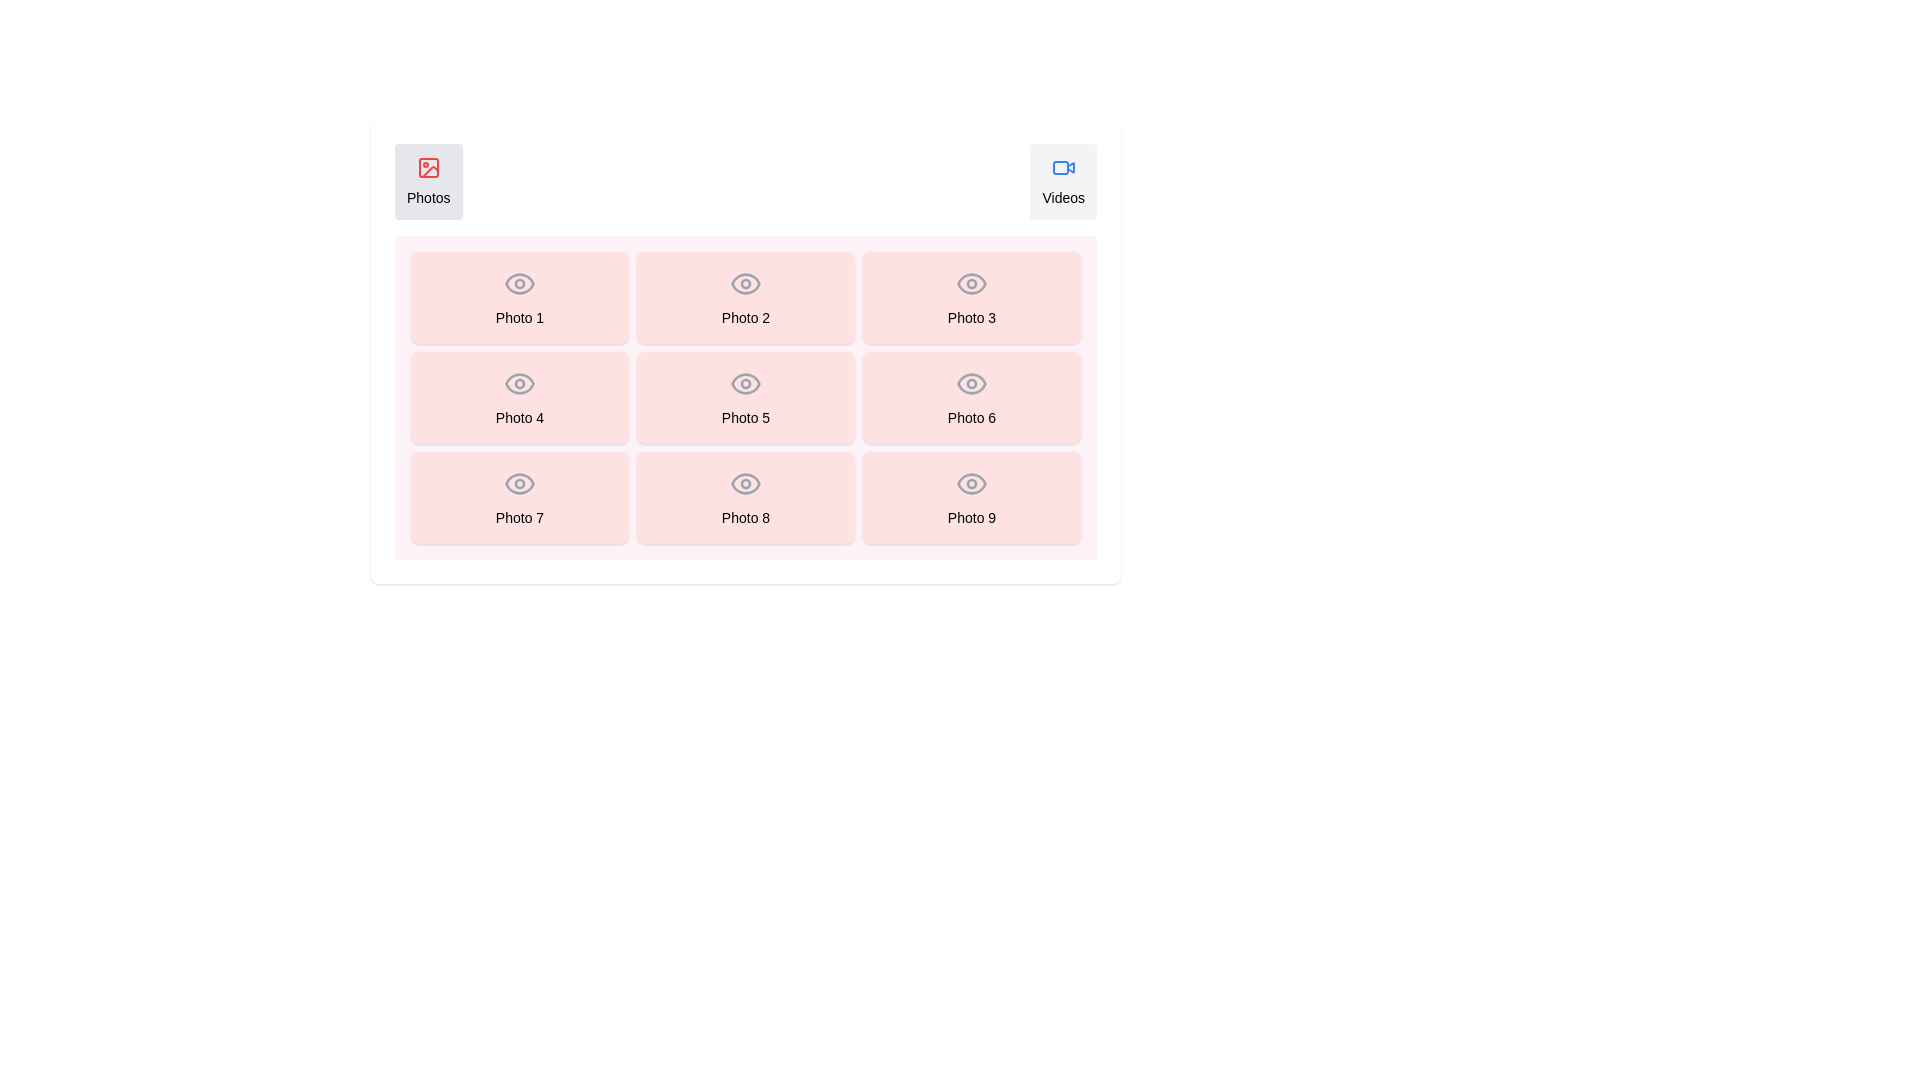  Describe the element at coordinates (1063, 181) in the screenshot. I see `the tab button labeled Videos` at that location.